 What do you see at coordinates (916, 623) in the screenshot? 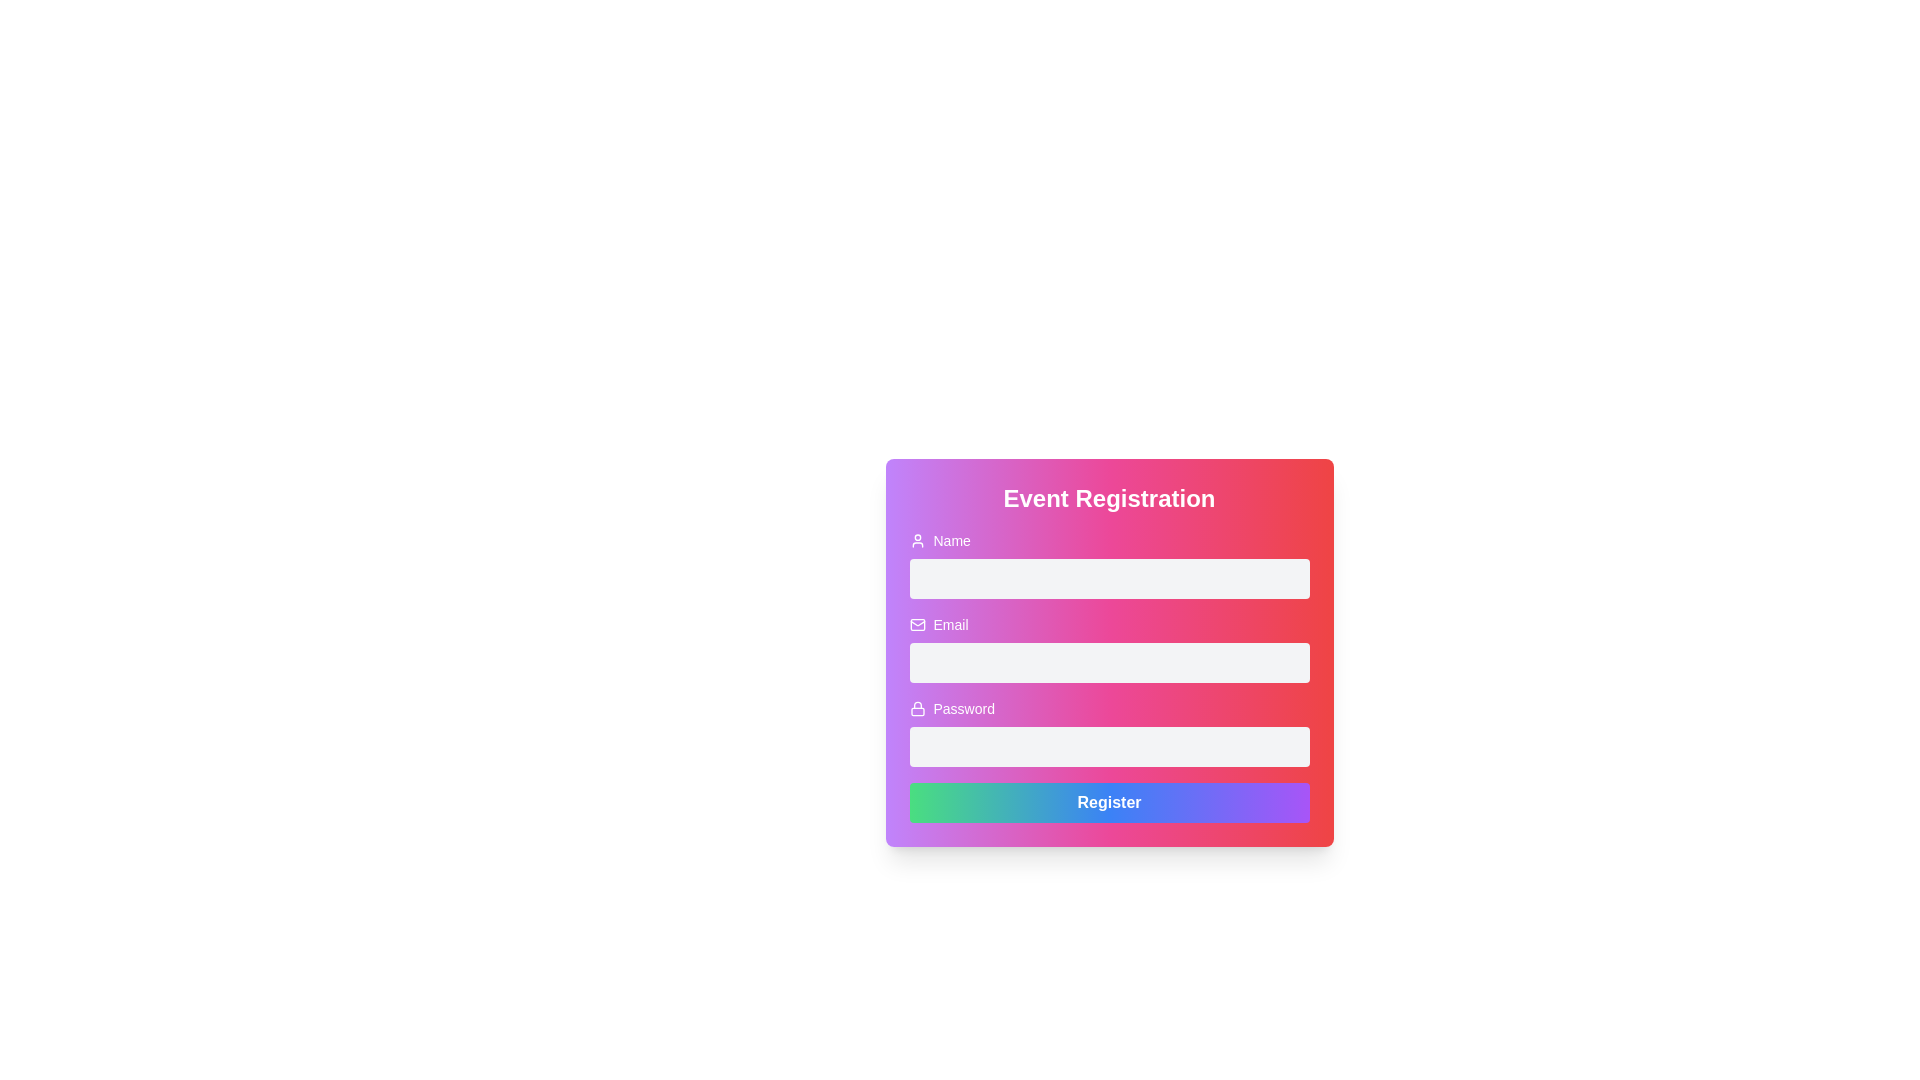
I see `the minimalistic envelope icon located directly to the left of the 'Email' label in the Event Registration form` at bounding box center [916, 623].